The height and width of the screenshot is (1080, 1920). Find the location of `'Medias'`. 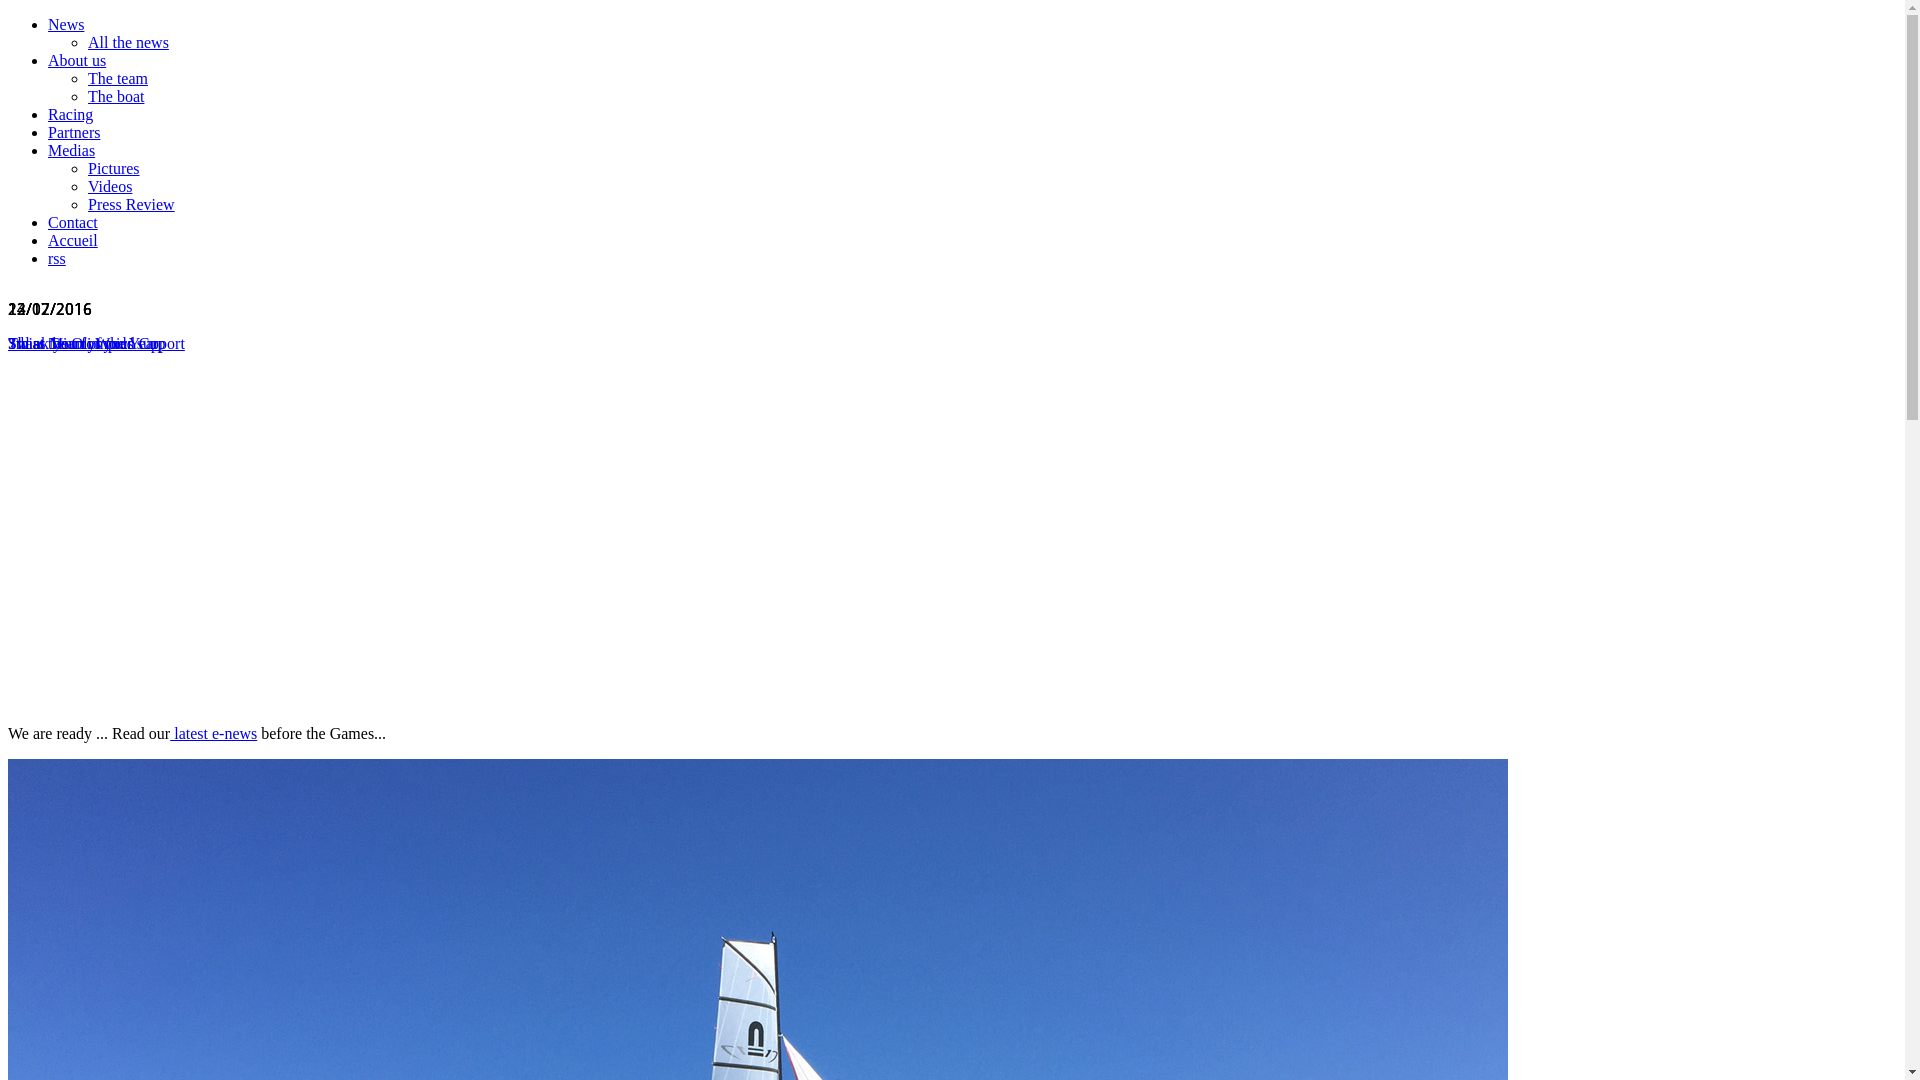

'Medias' is located at coordinates (71, 149).